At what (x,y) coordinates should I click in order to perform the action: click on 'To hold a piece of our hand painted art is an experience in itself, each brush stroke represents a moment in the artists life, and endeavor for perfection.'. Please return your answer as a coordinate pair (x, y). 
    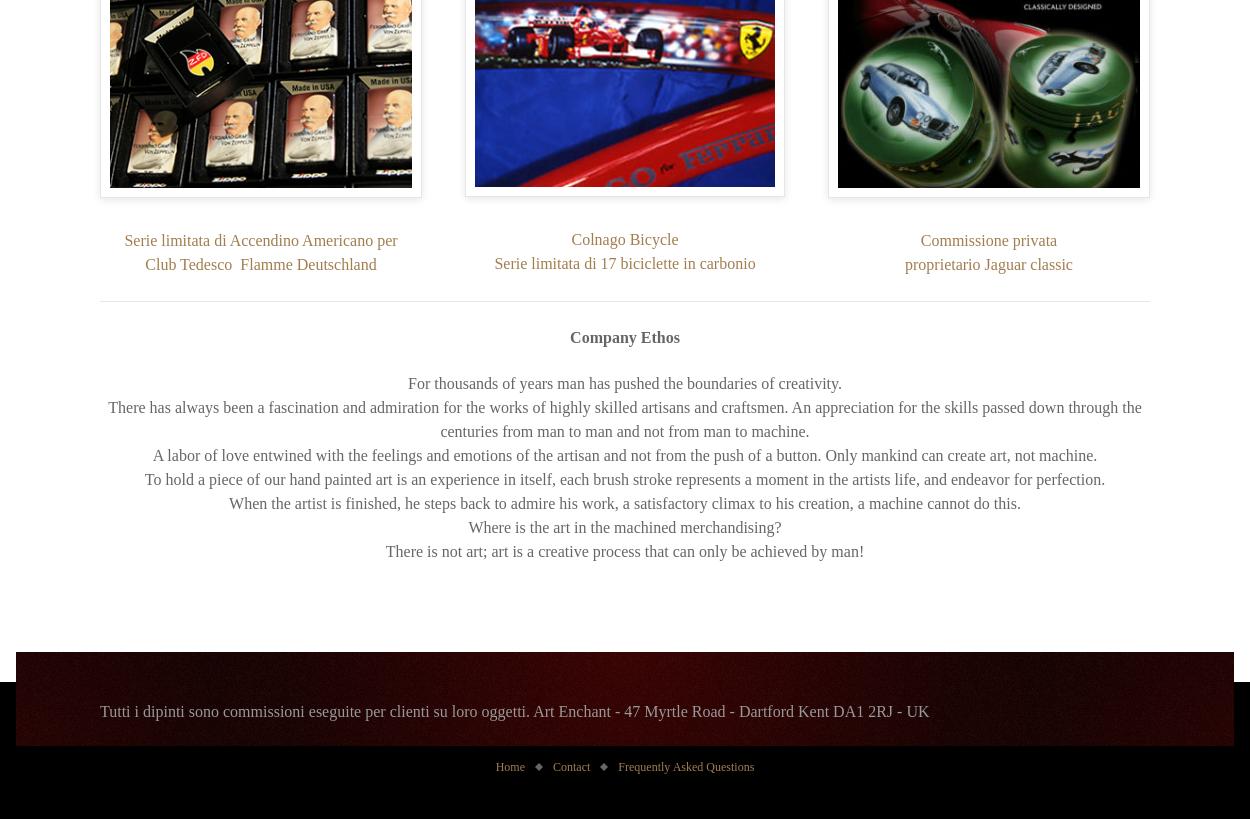
    Looking at the image, I should click on (623, 478).